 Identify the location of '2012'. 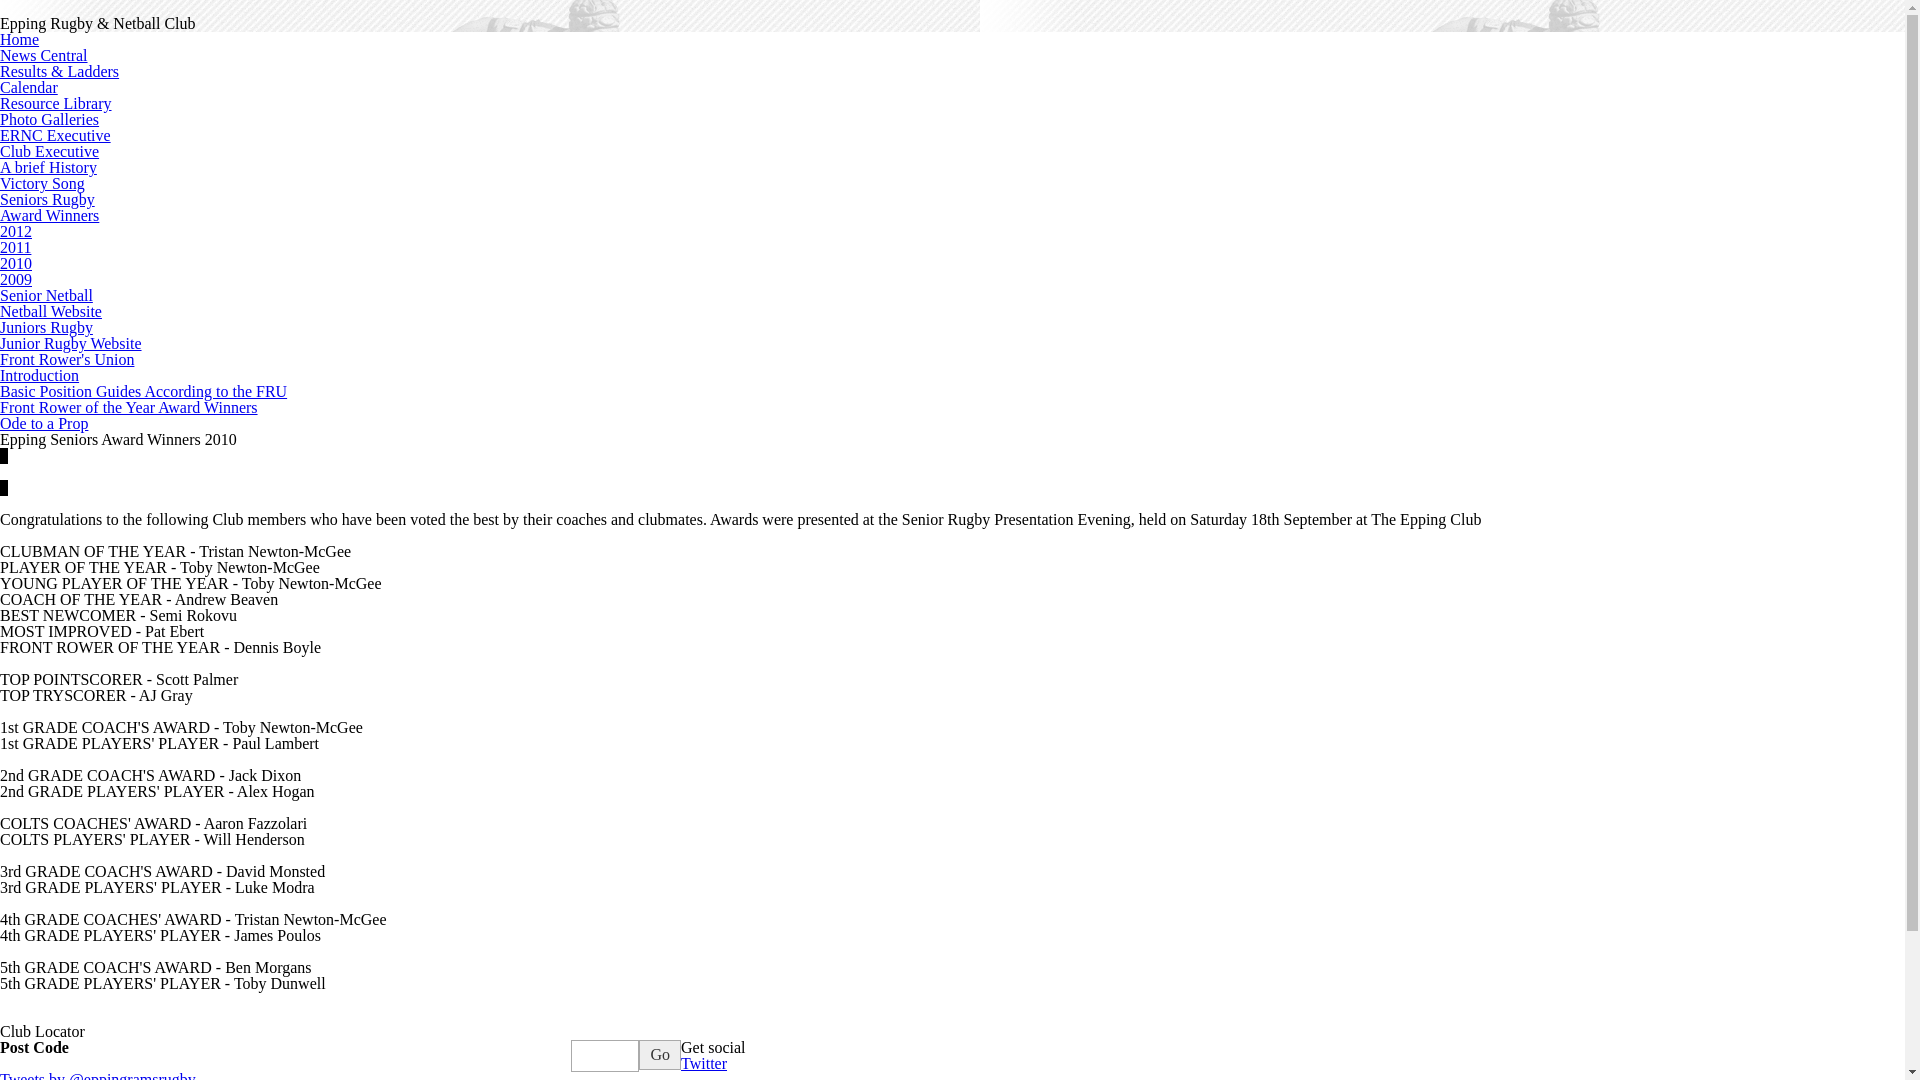
(0, 230).